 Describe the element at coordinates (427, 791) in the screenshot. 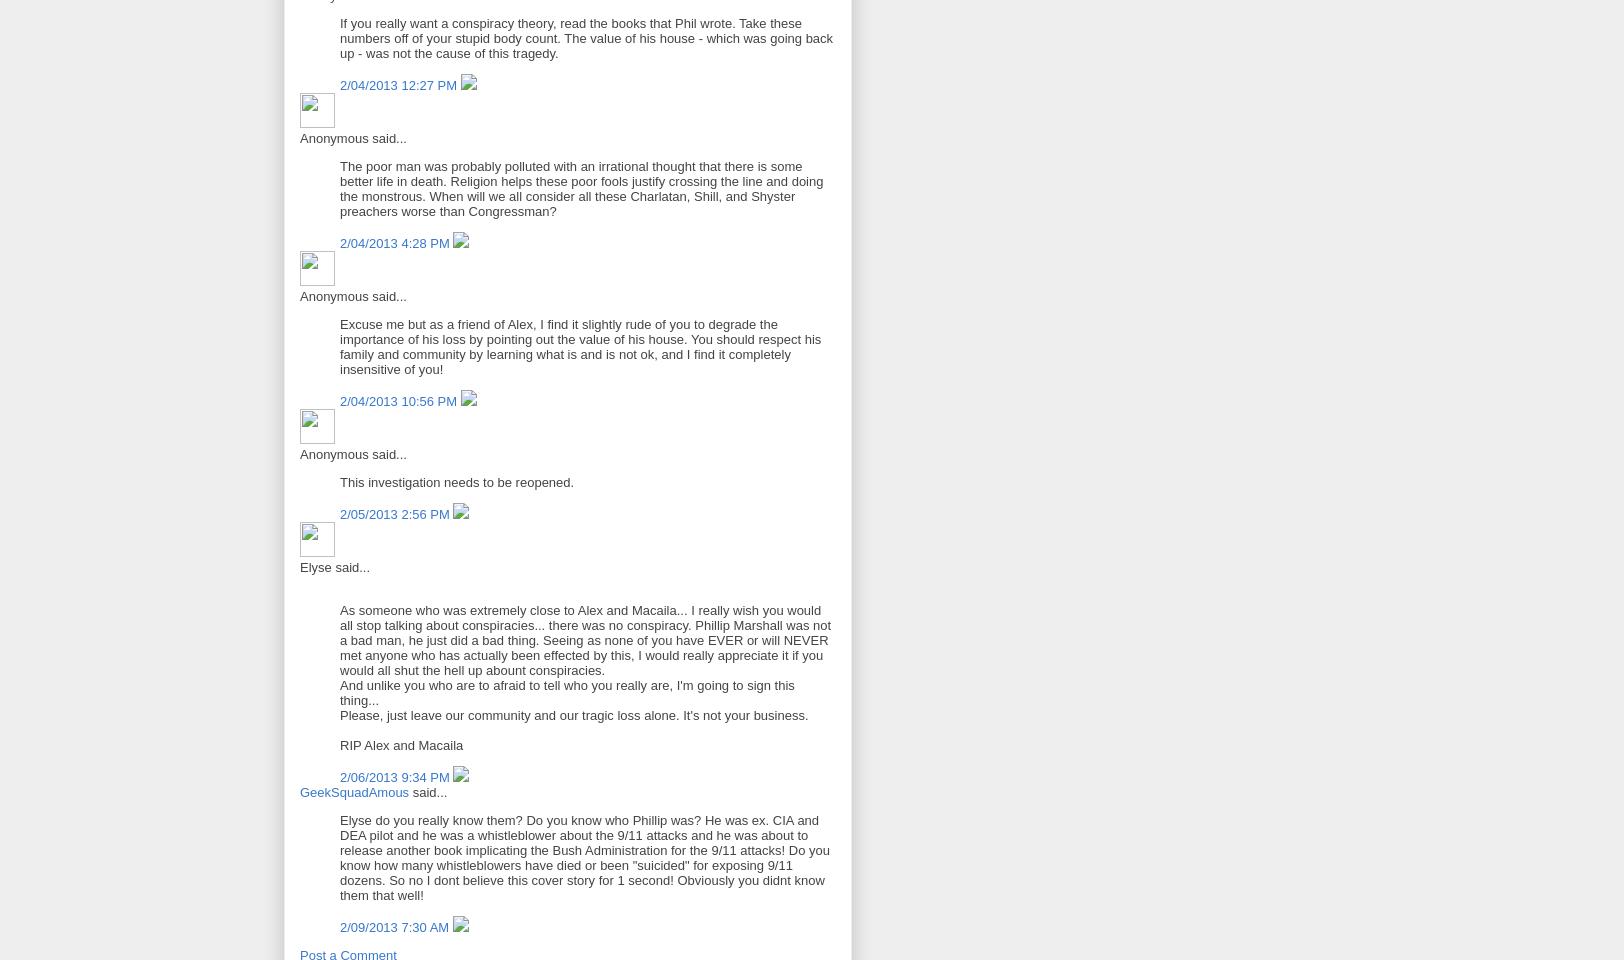

I see `'said...'` at that location.